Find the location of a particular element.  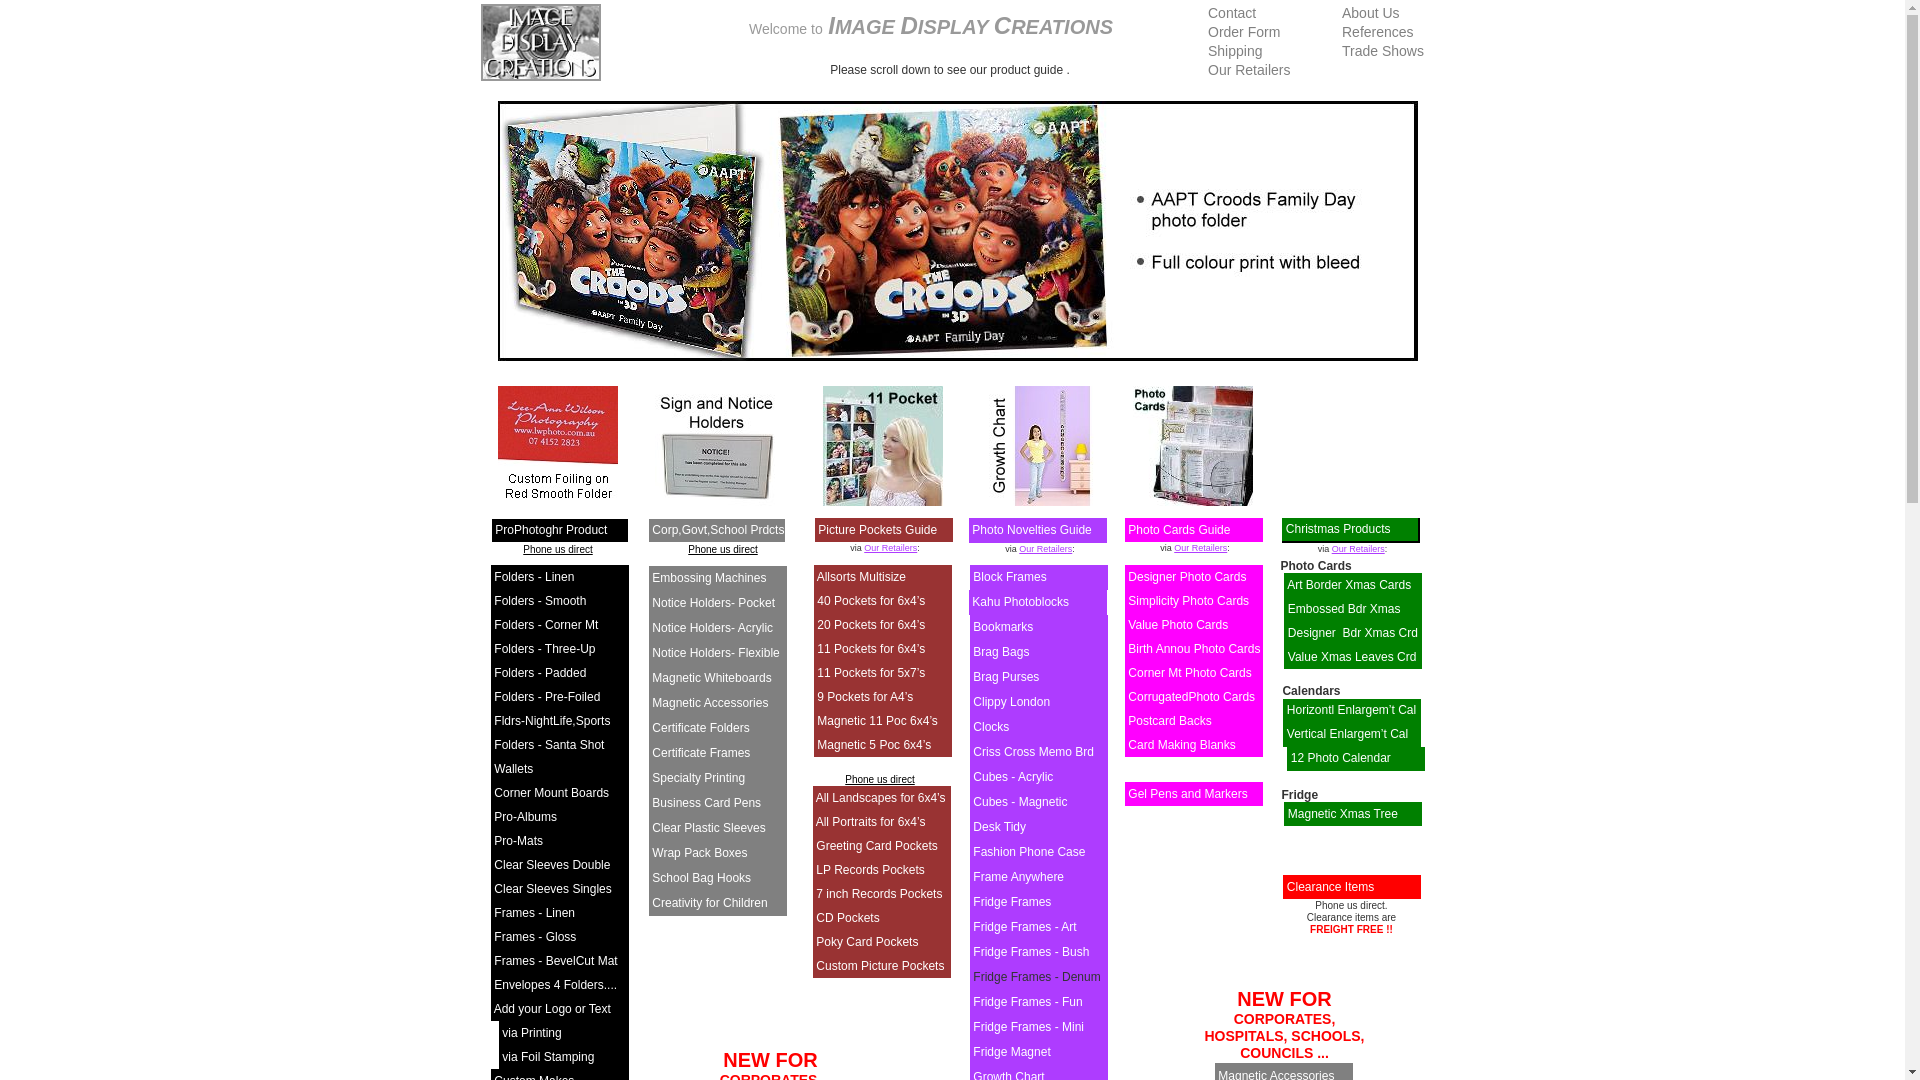

'Wallets' is located at coordinates (513, 767).